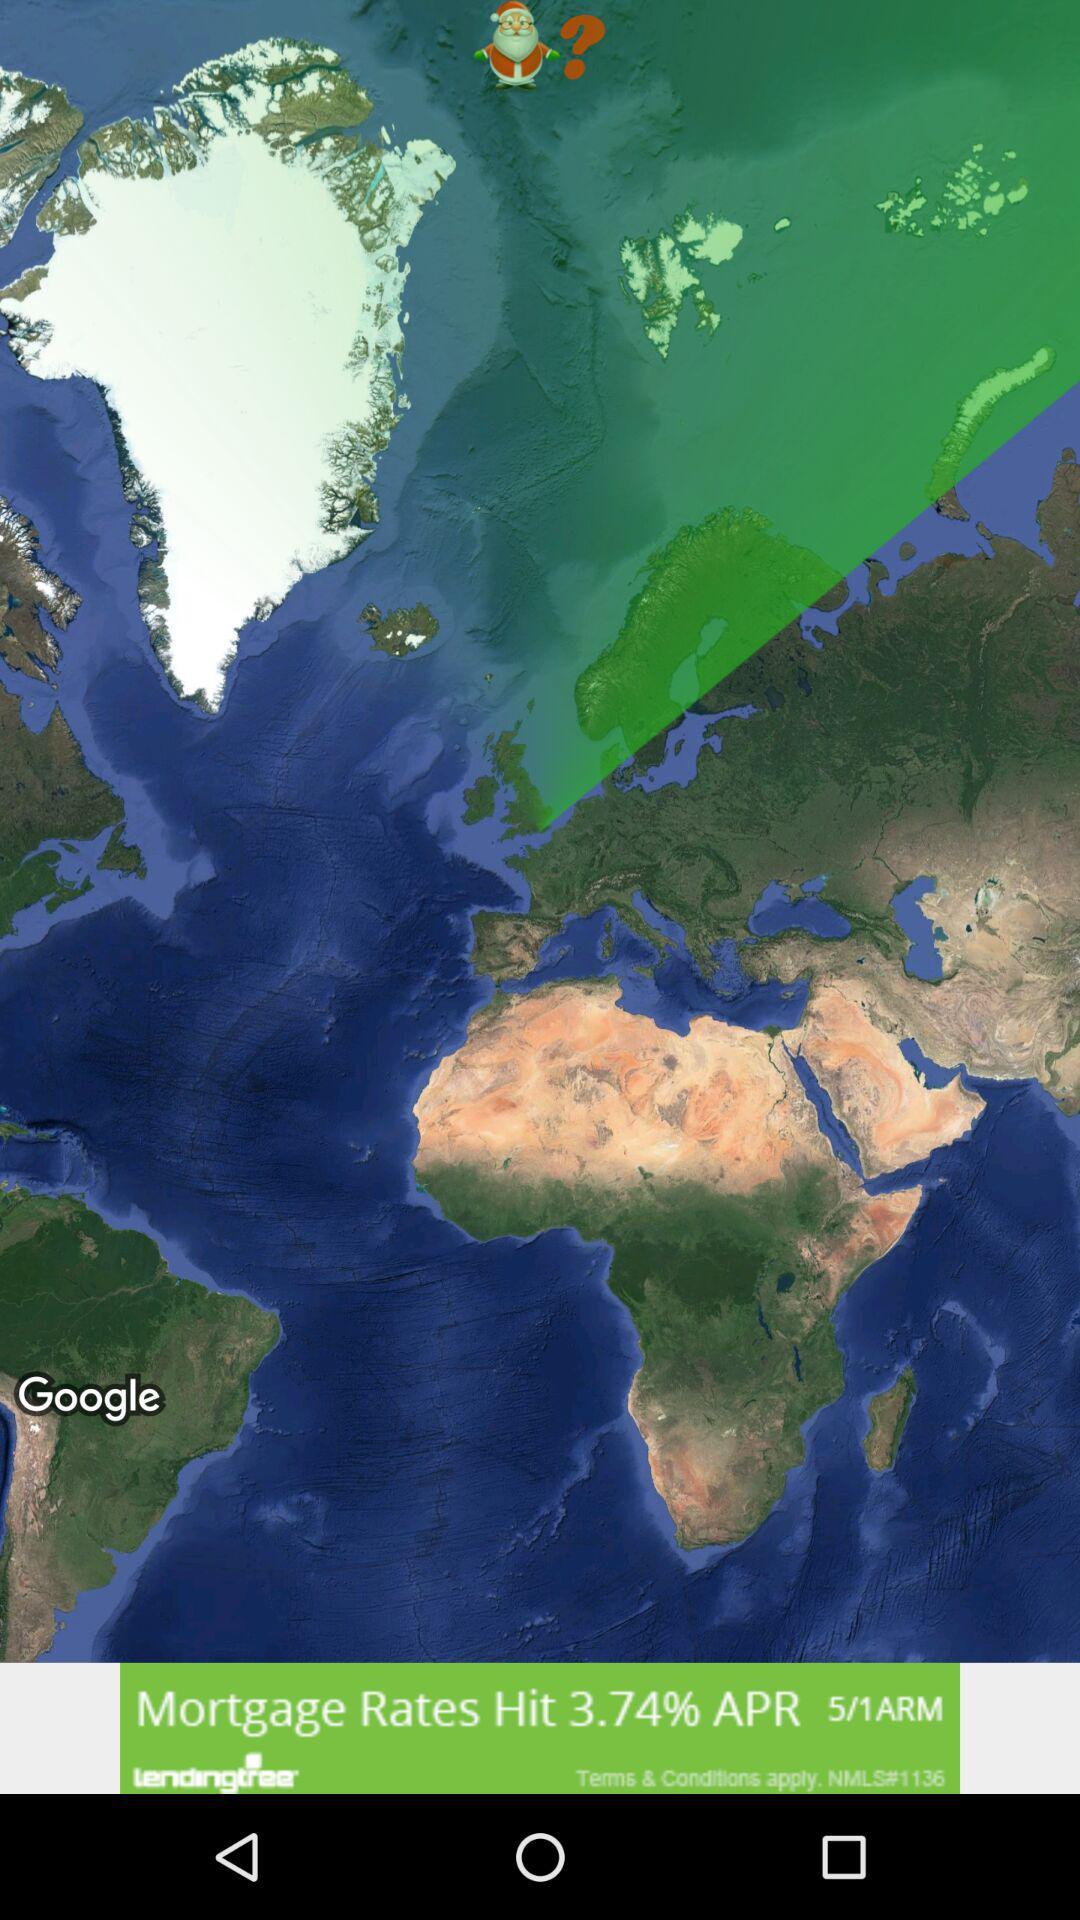 This screenshot has height=1920, width=1080. Describe the element at coordinates (540, 1727) in the screenshot. I see `banner advertisement` at that location.